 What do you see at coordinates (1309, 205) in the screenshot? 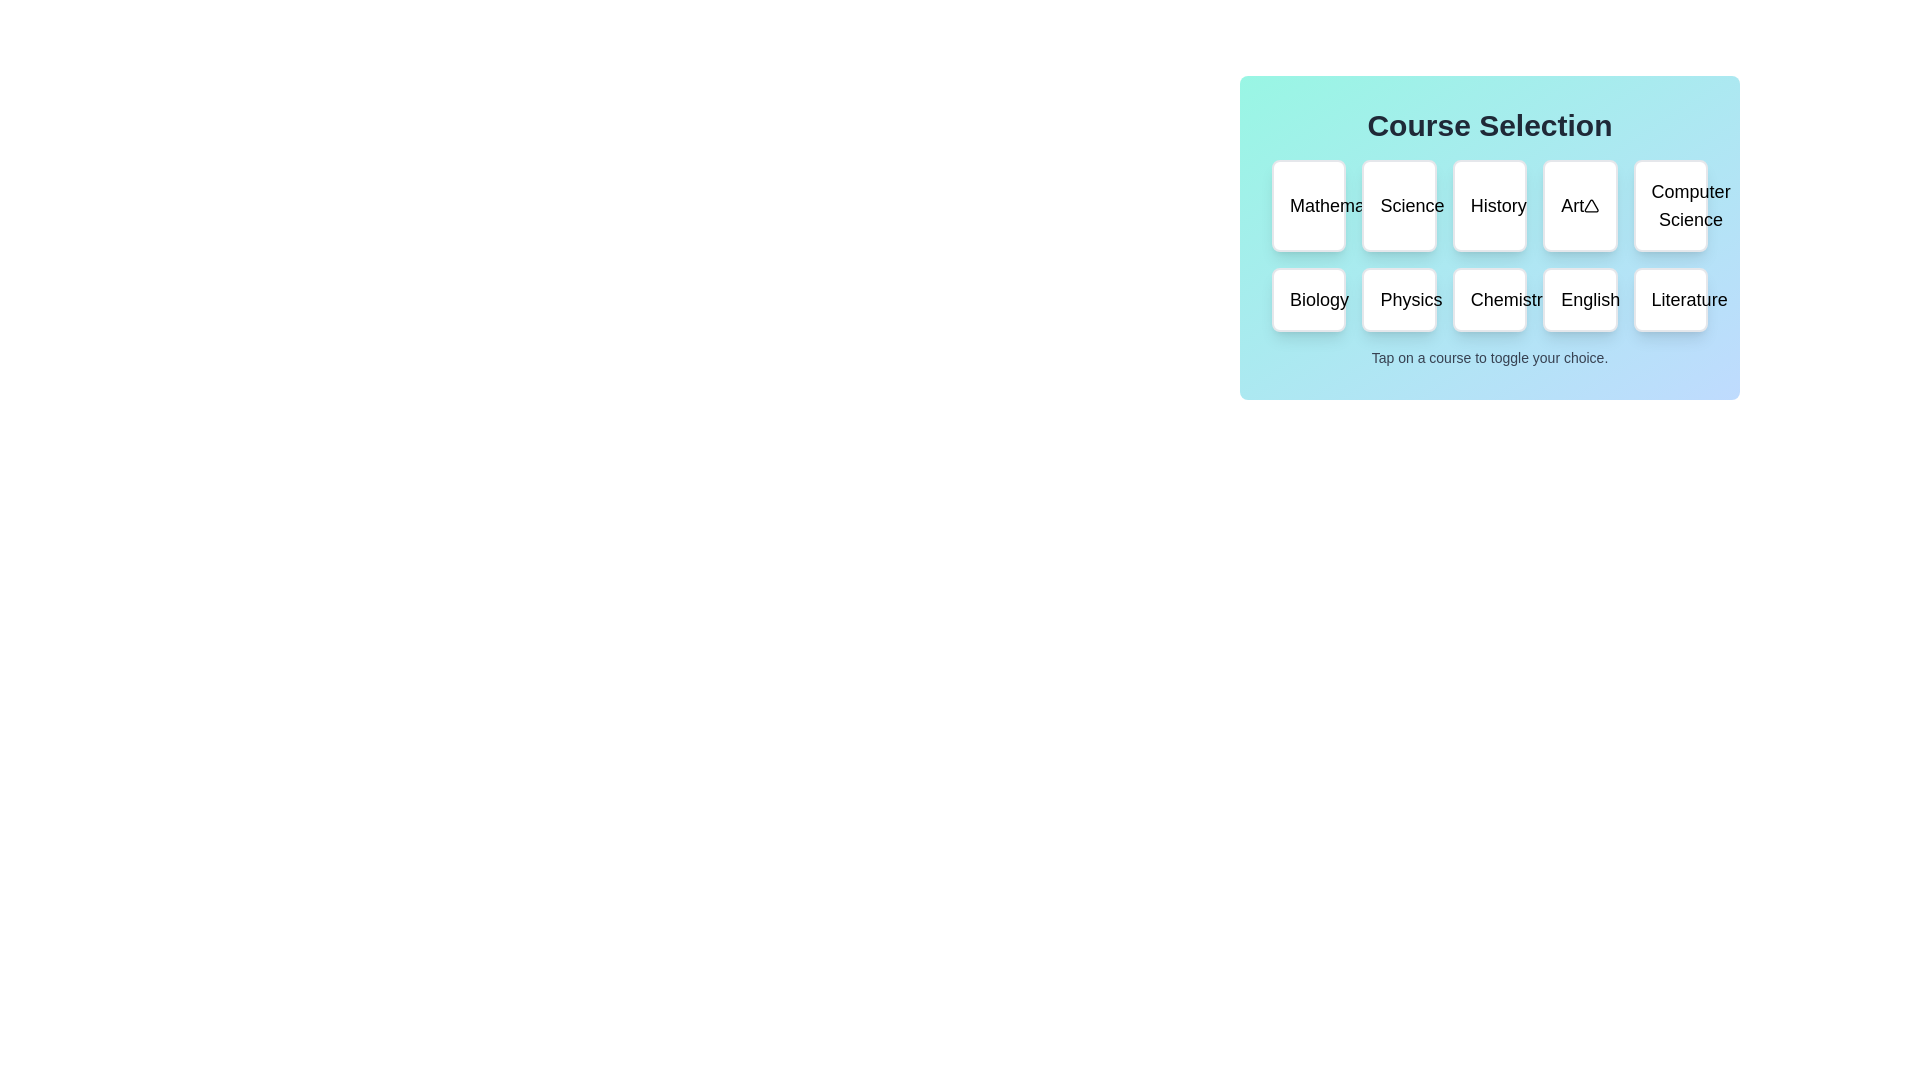
I see `the course Mathematics` at bounding box center [1309, 205].